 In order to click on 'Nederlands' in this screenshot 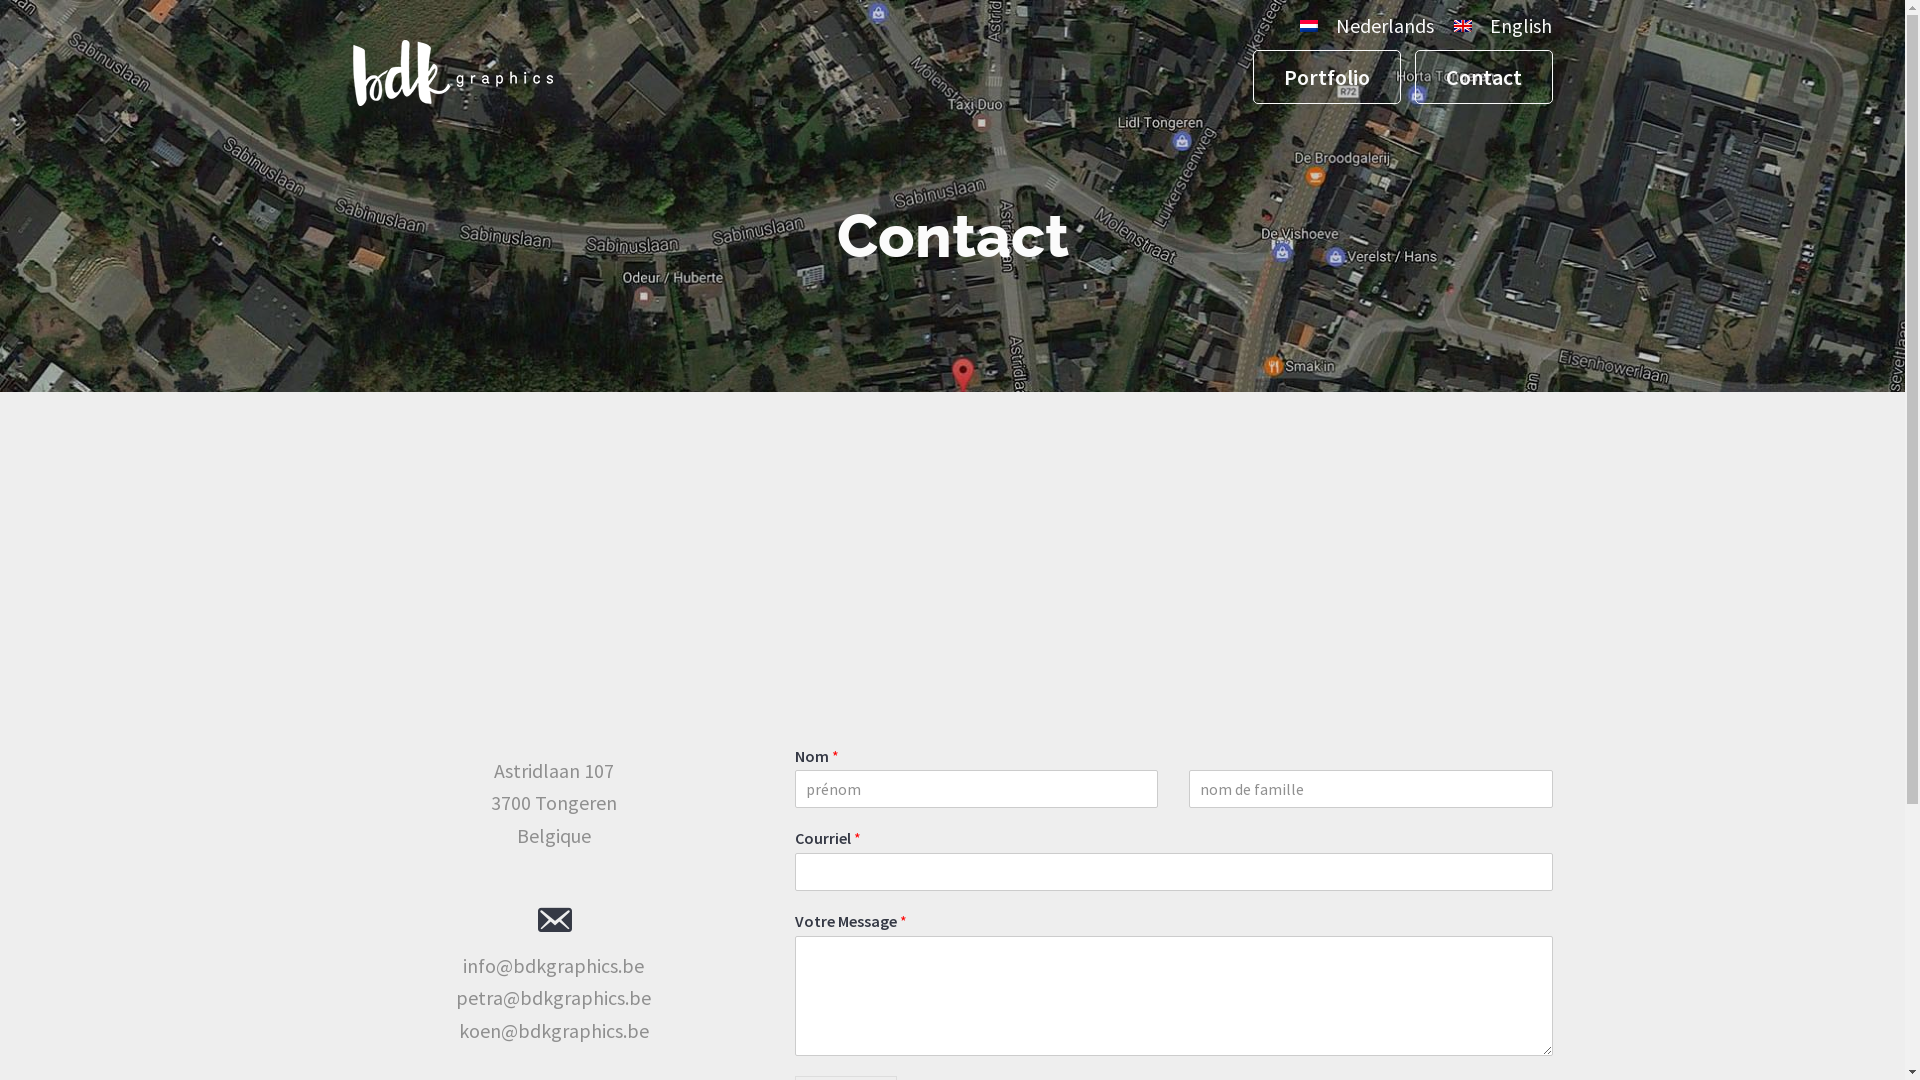, I will do `click(1290, 27)`.